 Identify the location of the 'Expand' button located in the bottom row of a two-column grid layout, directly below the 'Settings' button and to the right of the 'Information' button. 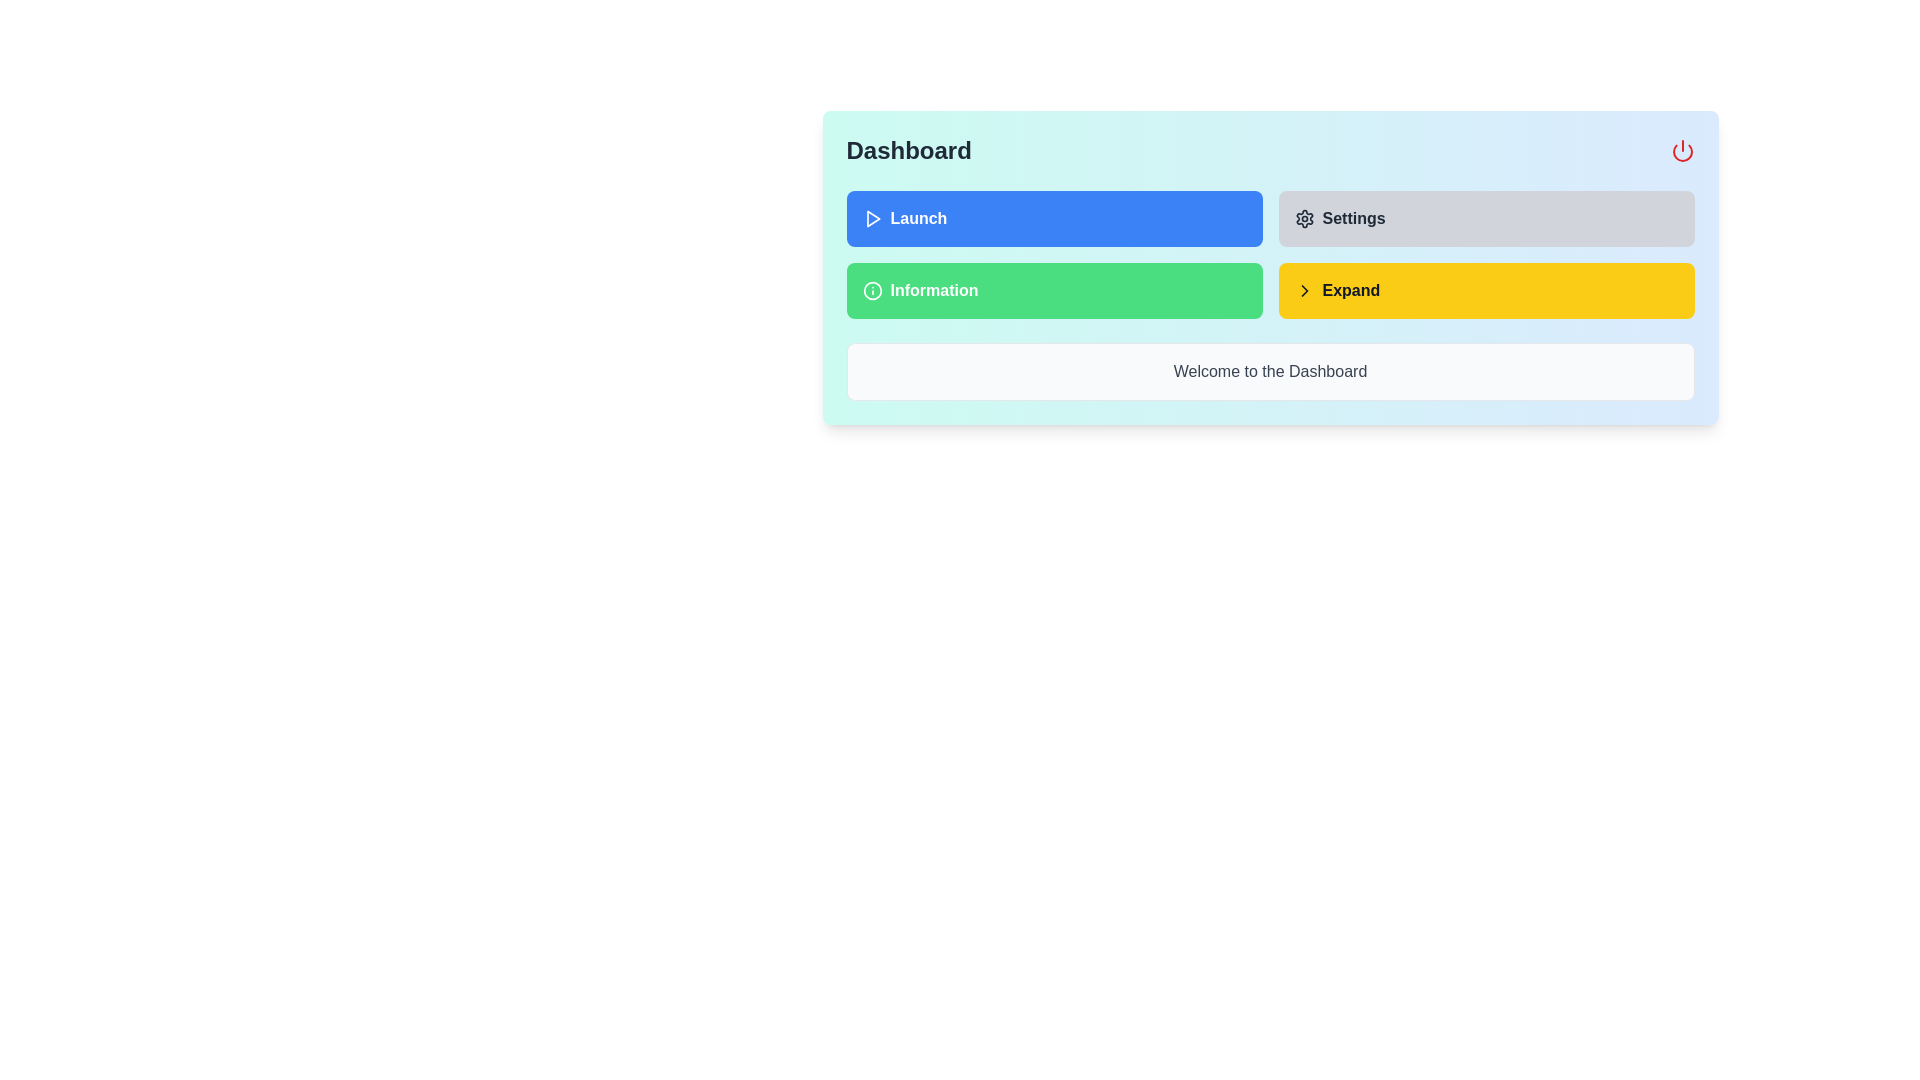
(1486, 290).